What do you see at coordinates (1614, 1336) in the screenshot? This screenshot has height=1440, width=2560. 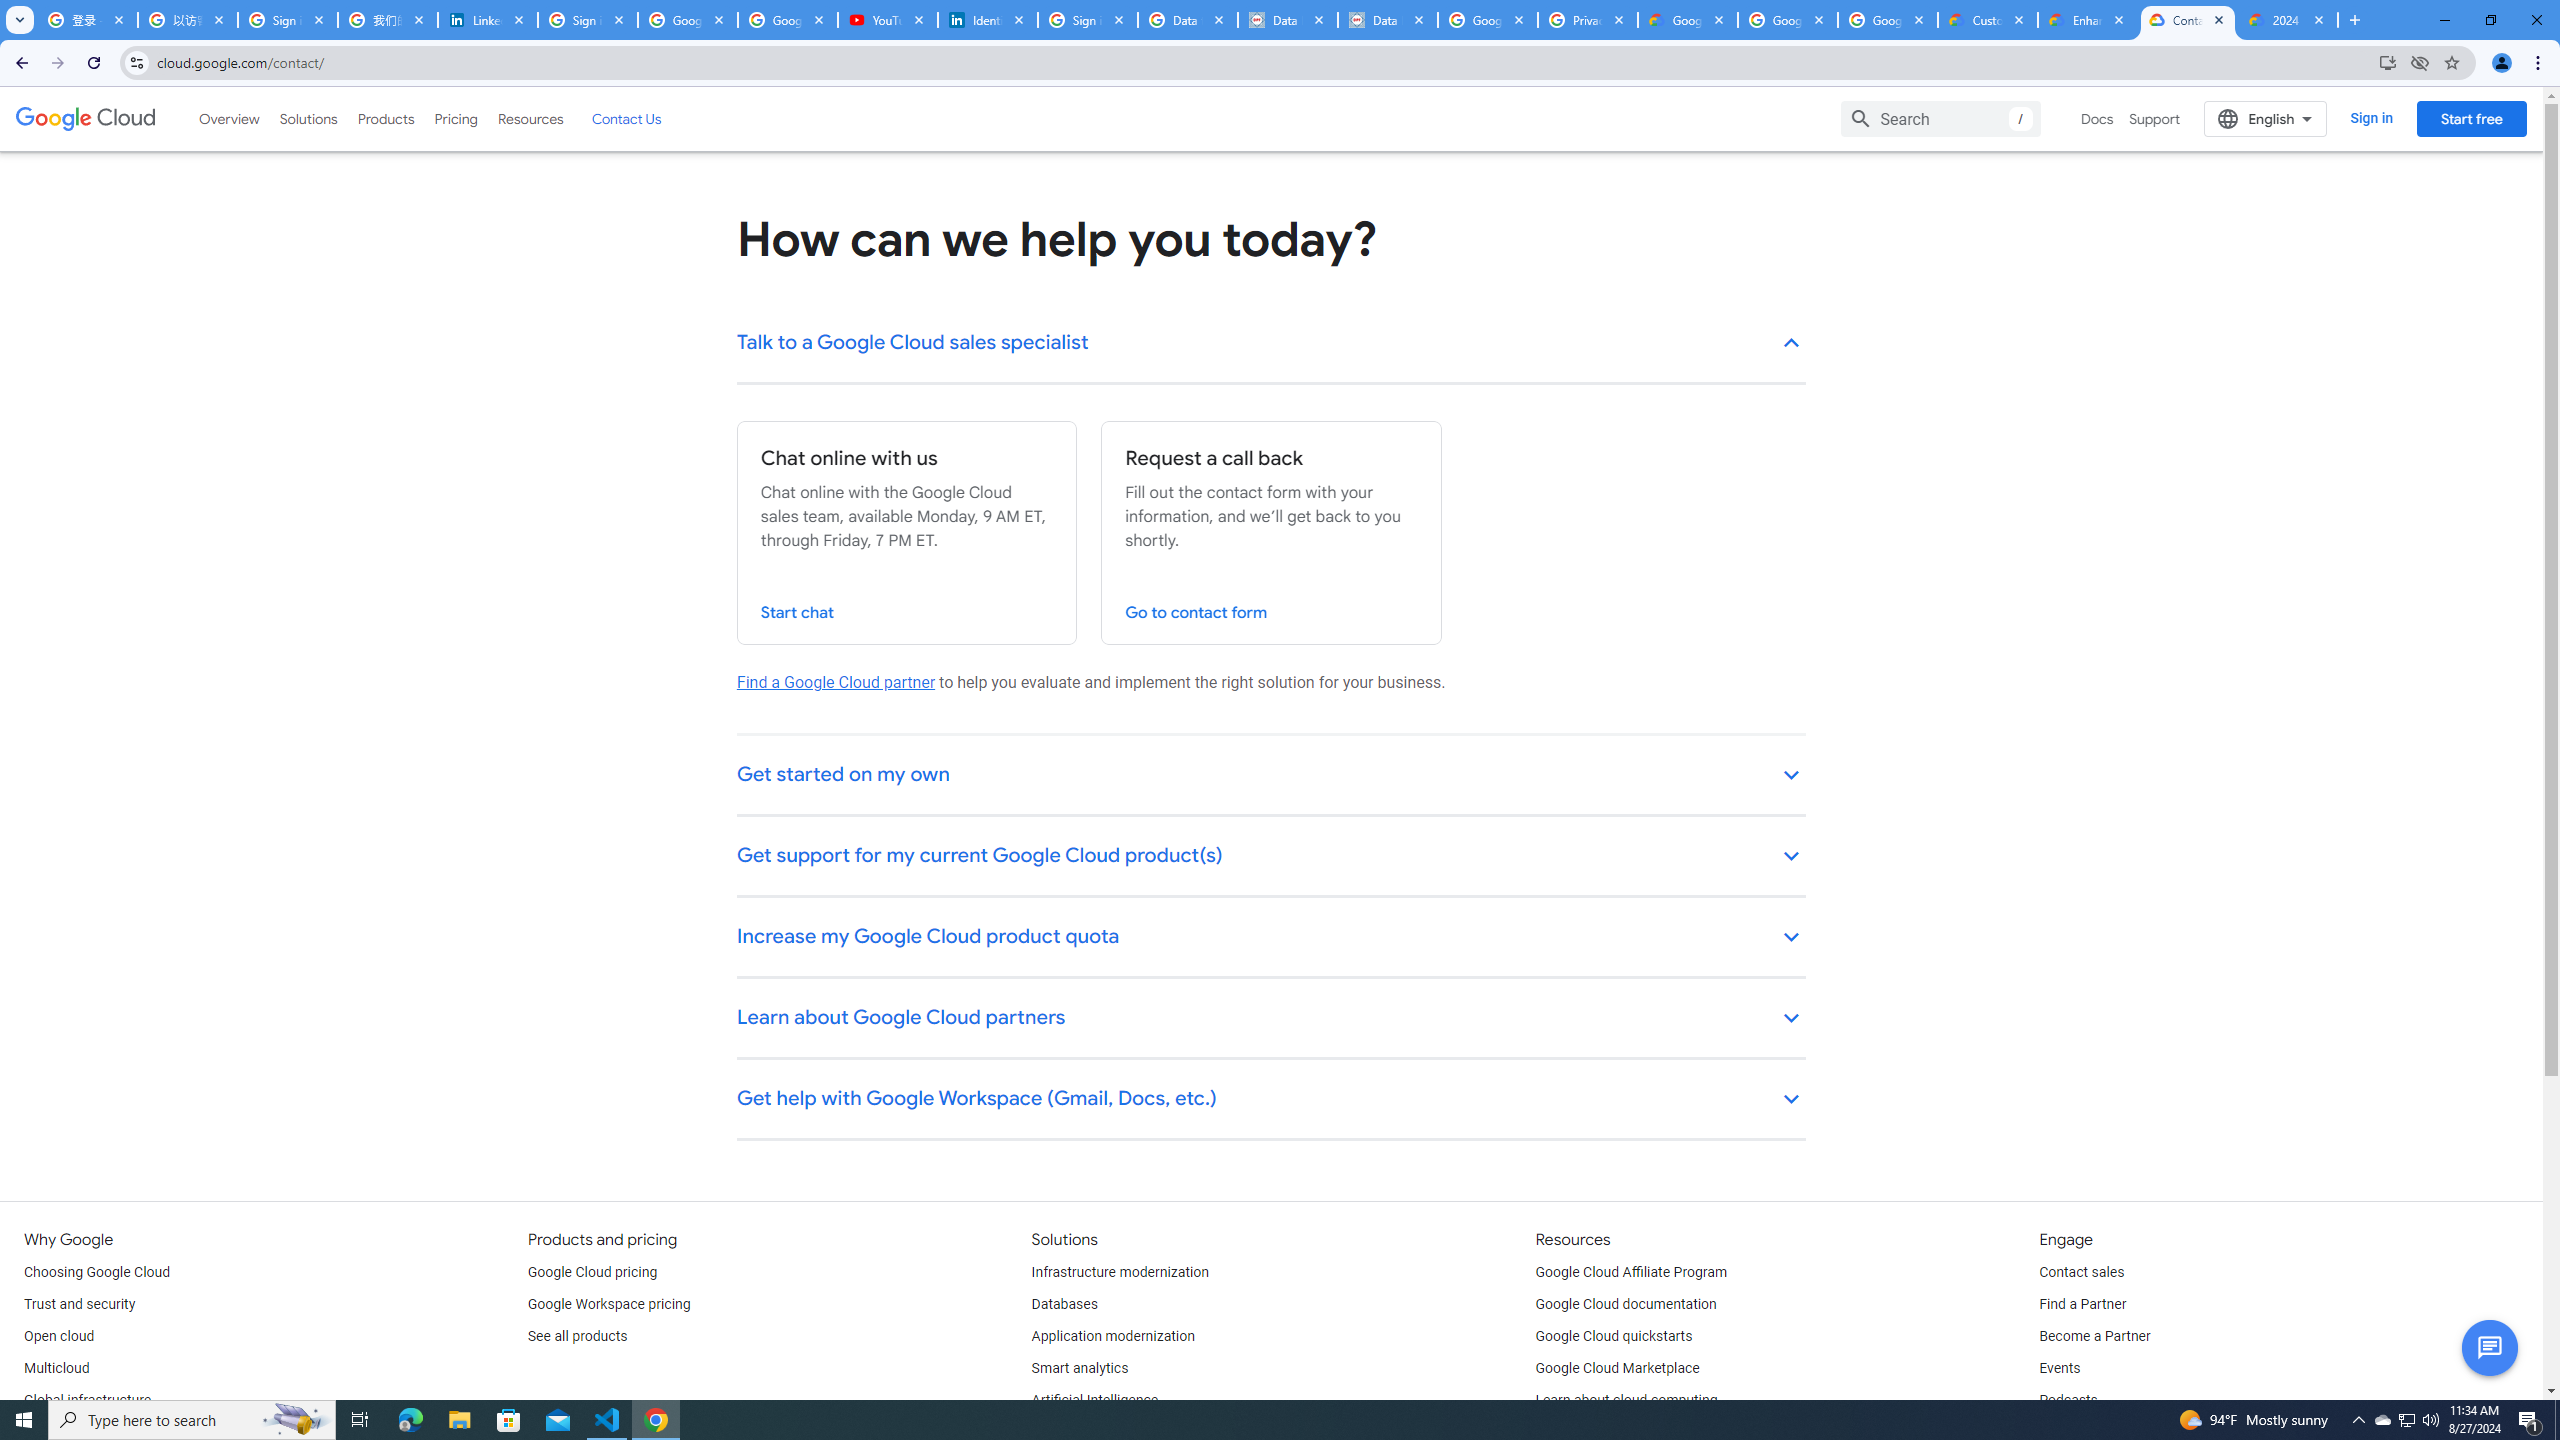 I see `'Google Cloud quickstarts'` at bounding box center [1614, 1336].